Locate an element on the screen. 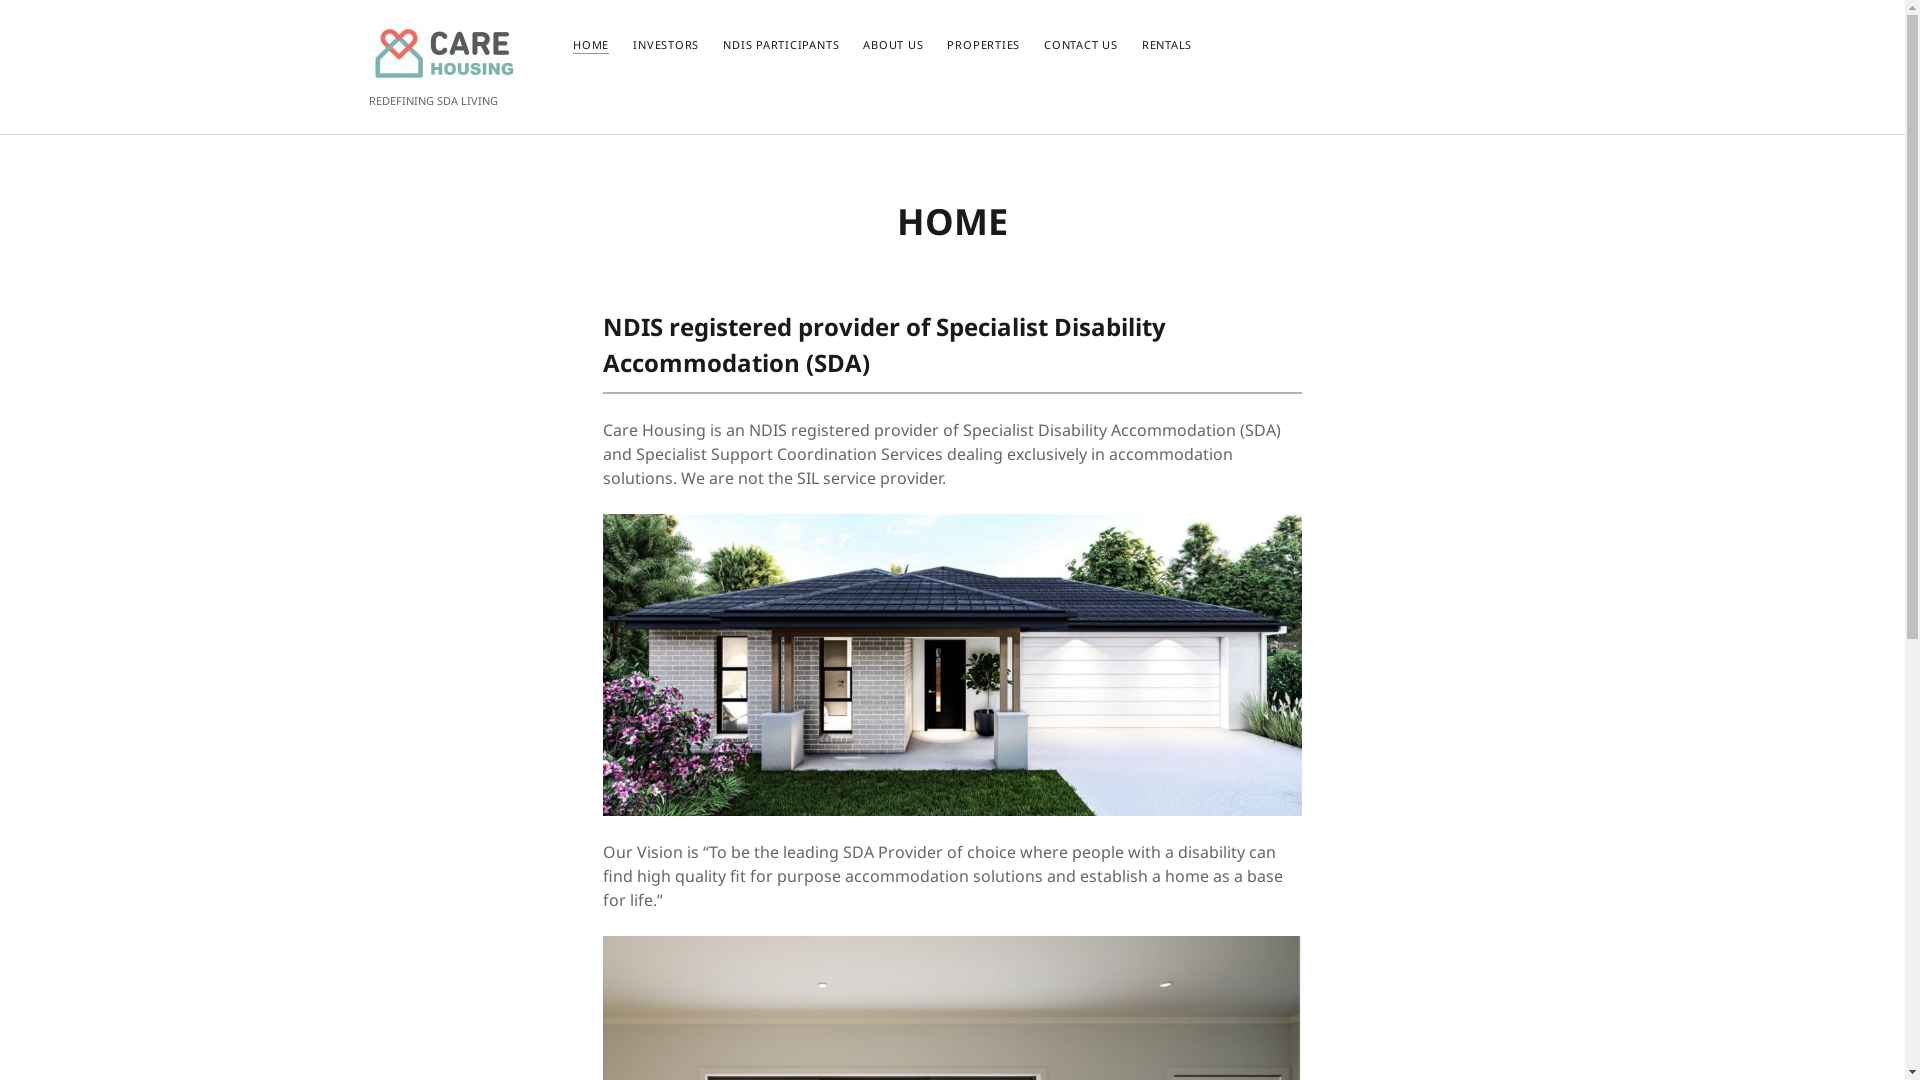  'ABOUT US' is located at coordinates (891, 45).